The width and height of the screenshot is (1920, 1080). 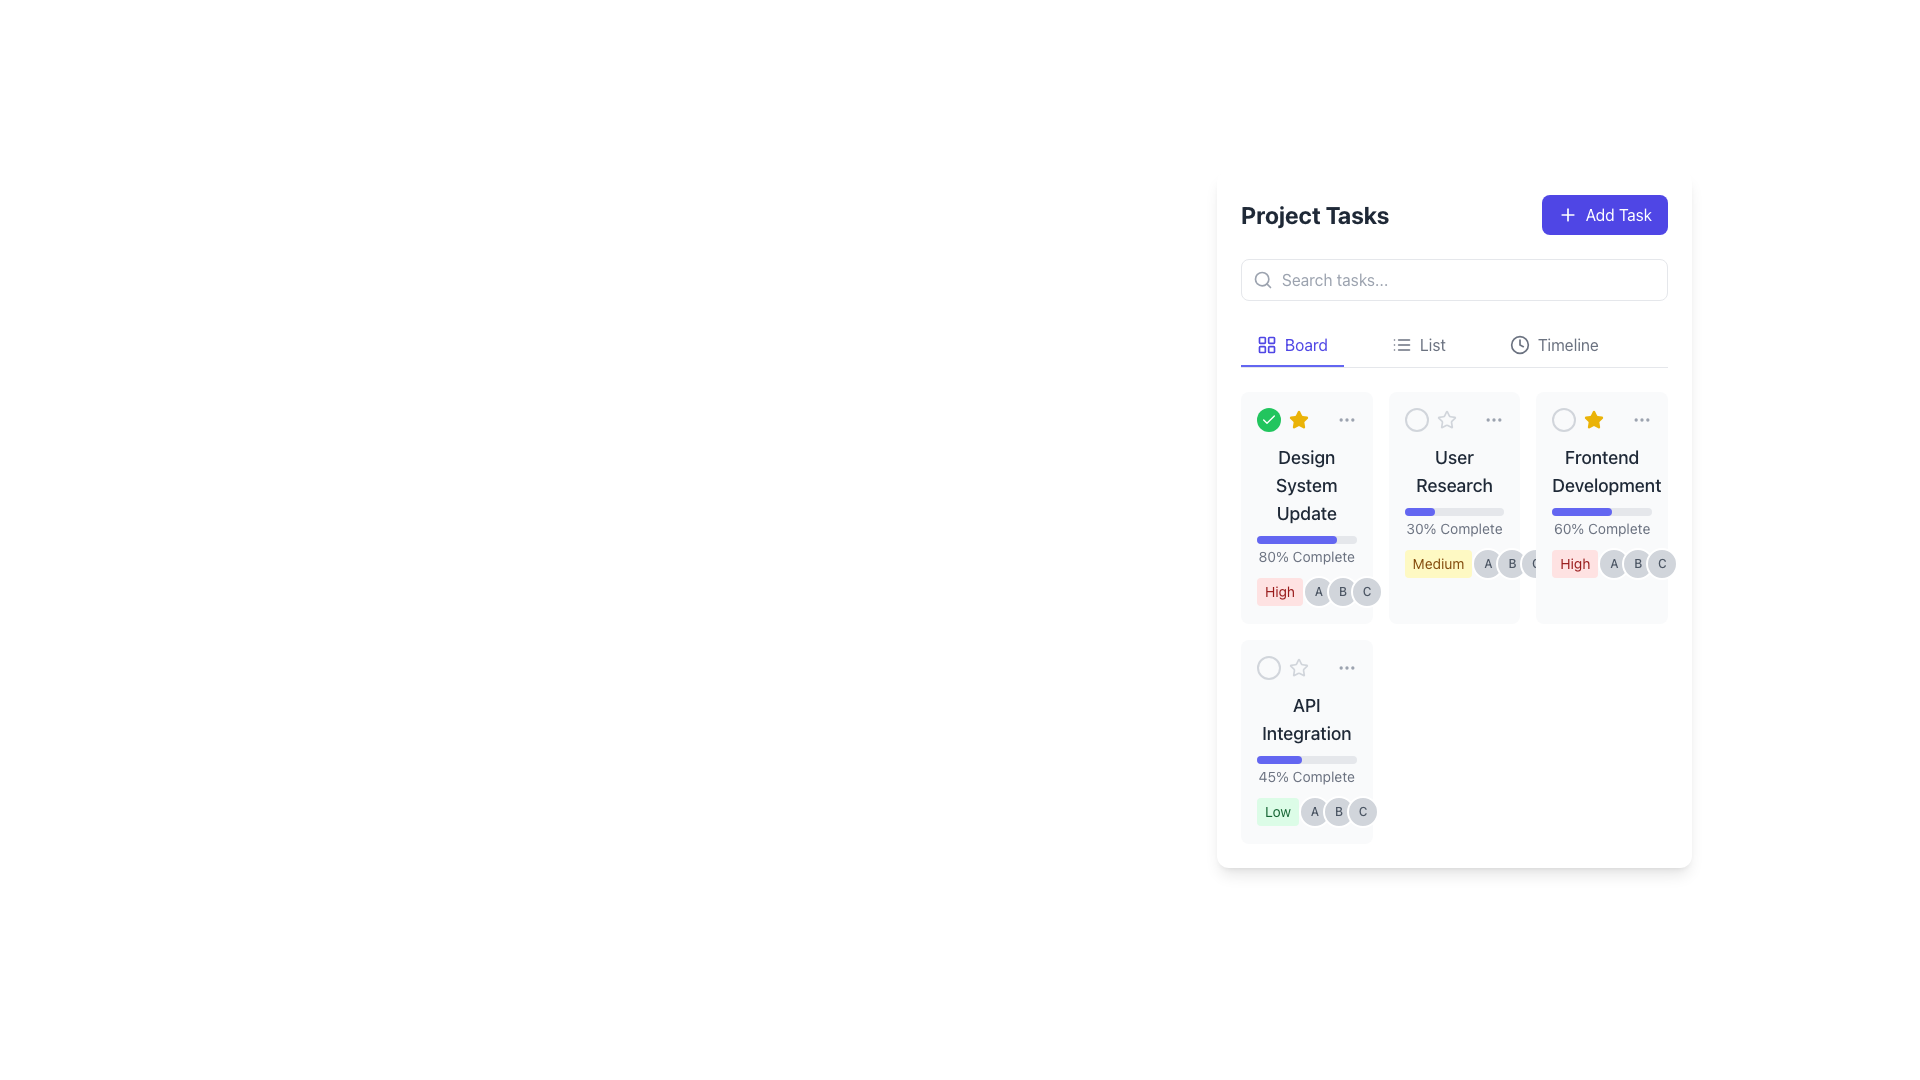 I want to click on the green circular checkmark button located to the right of the list of project tasks to confirm or complete an action, so click(x=1267, y=419).